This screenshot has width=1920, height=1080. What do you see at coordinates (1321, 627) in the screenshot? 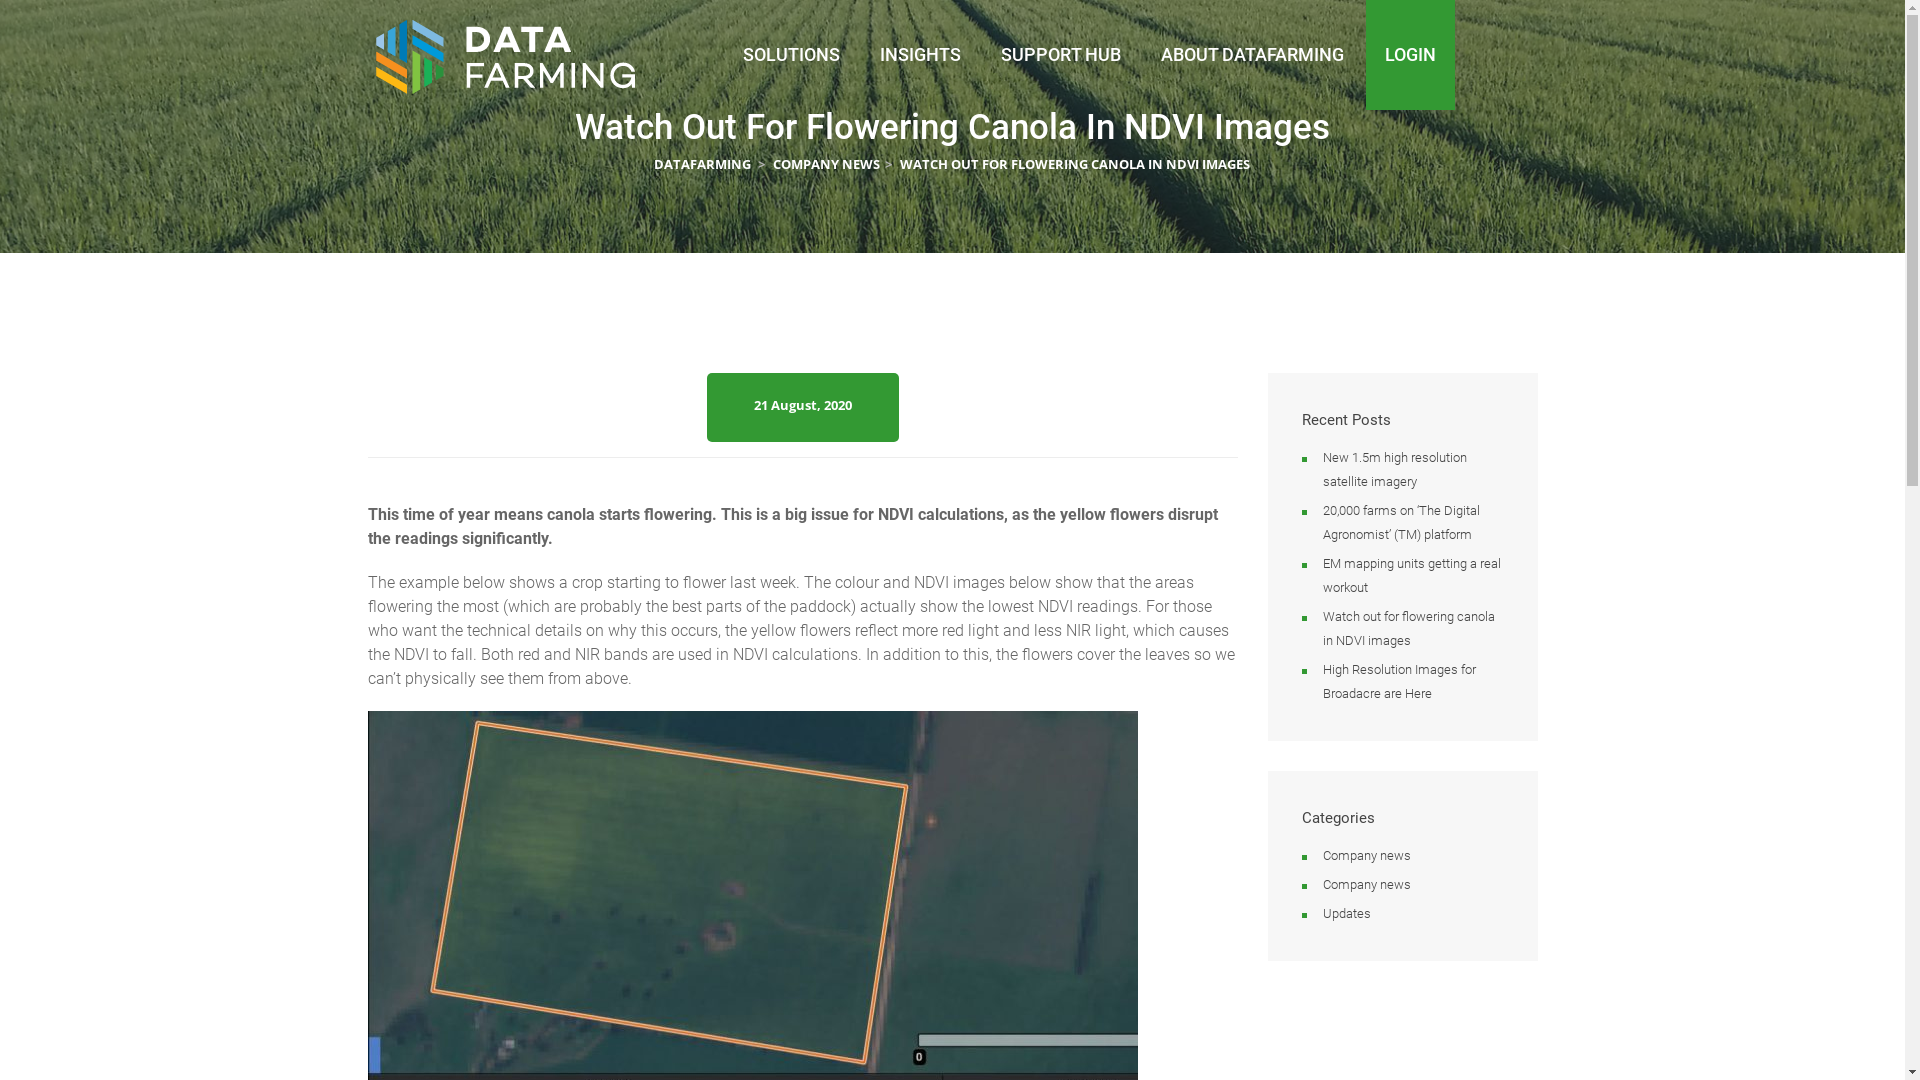
I see `'Watch out for flowering canola in NDVI images'` at bounding box center [1321, 627].